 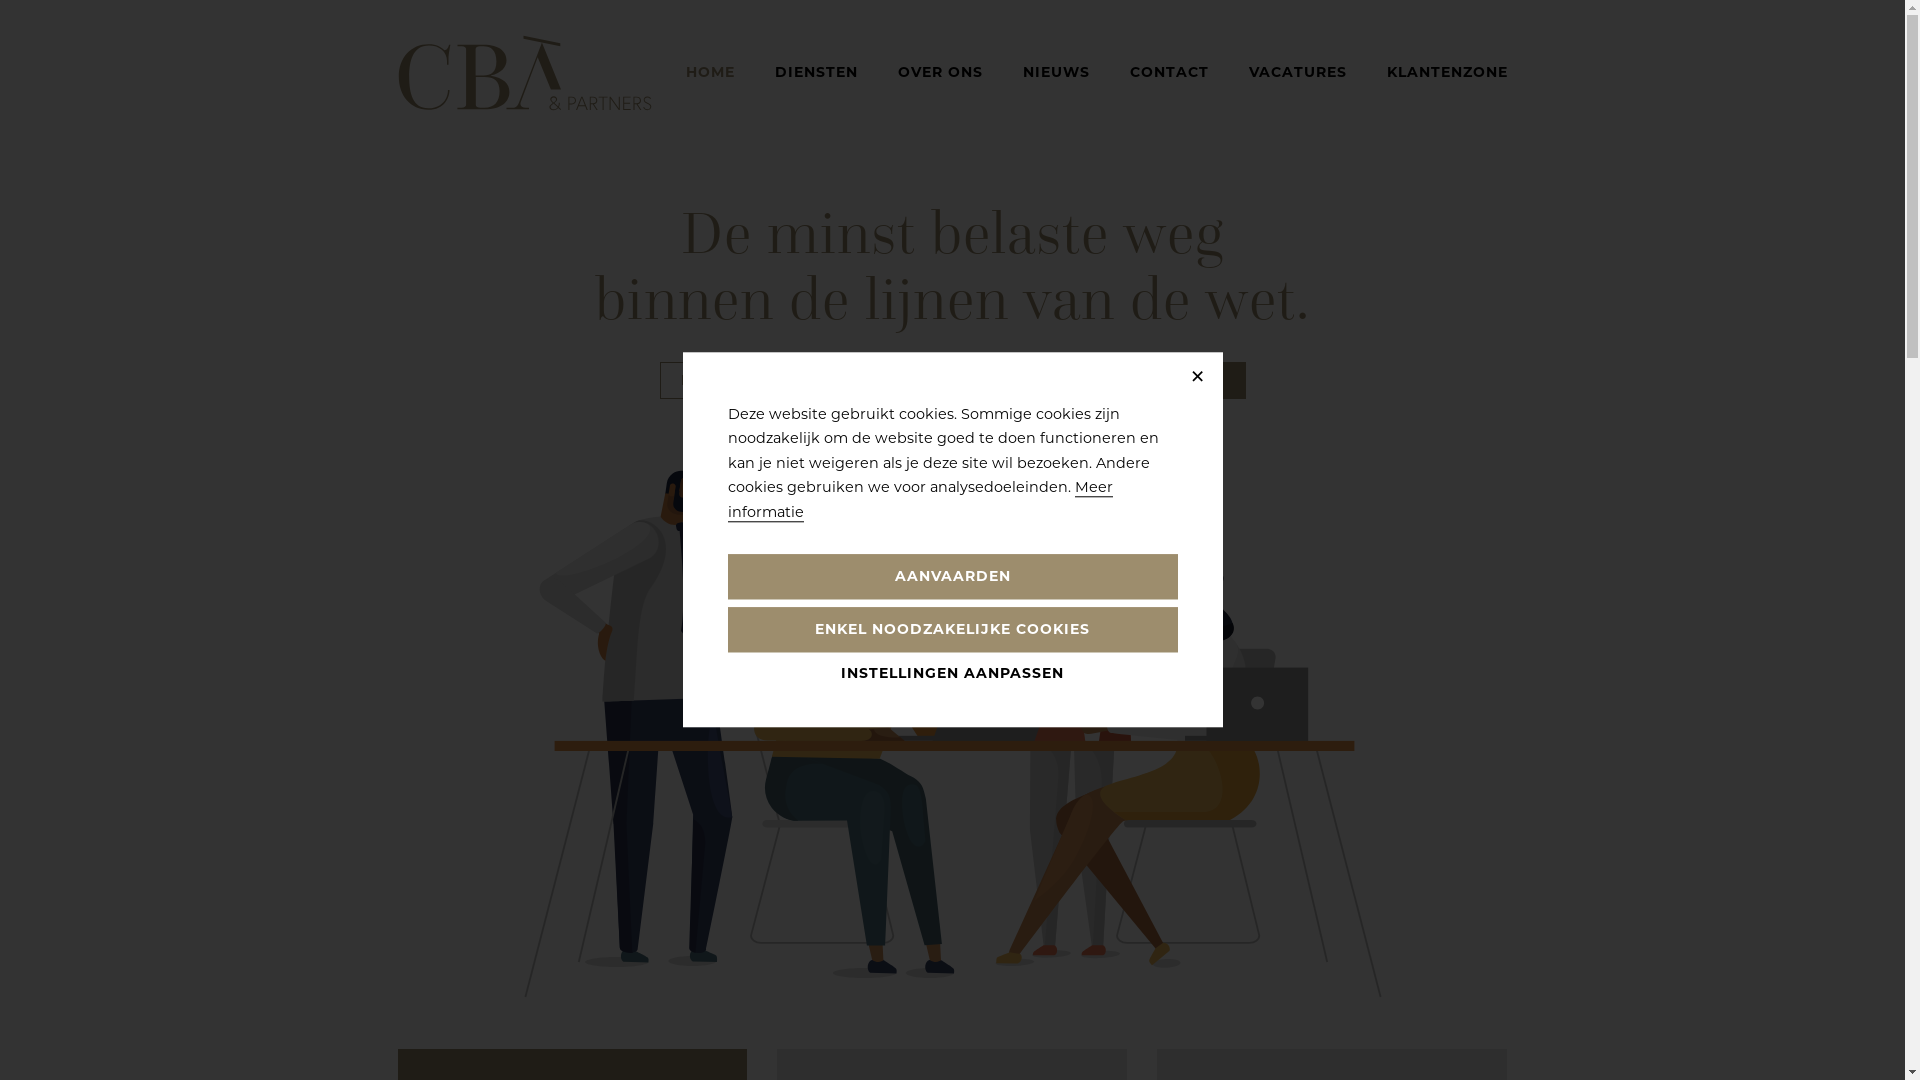 What do you see at coordinates (952, 577) in the screenshot?
I see `'AANVAARDEN'` at bounding box center [952, 577].